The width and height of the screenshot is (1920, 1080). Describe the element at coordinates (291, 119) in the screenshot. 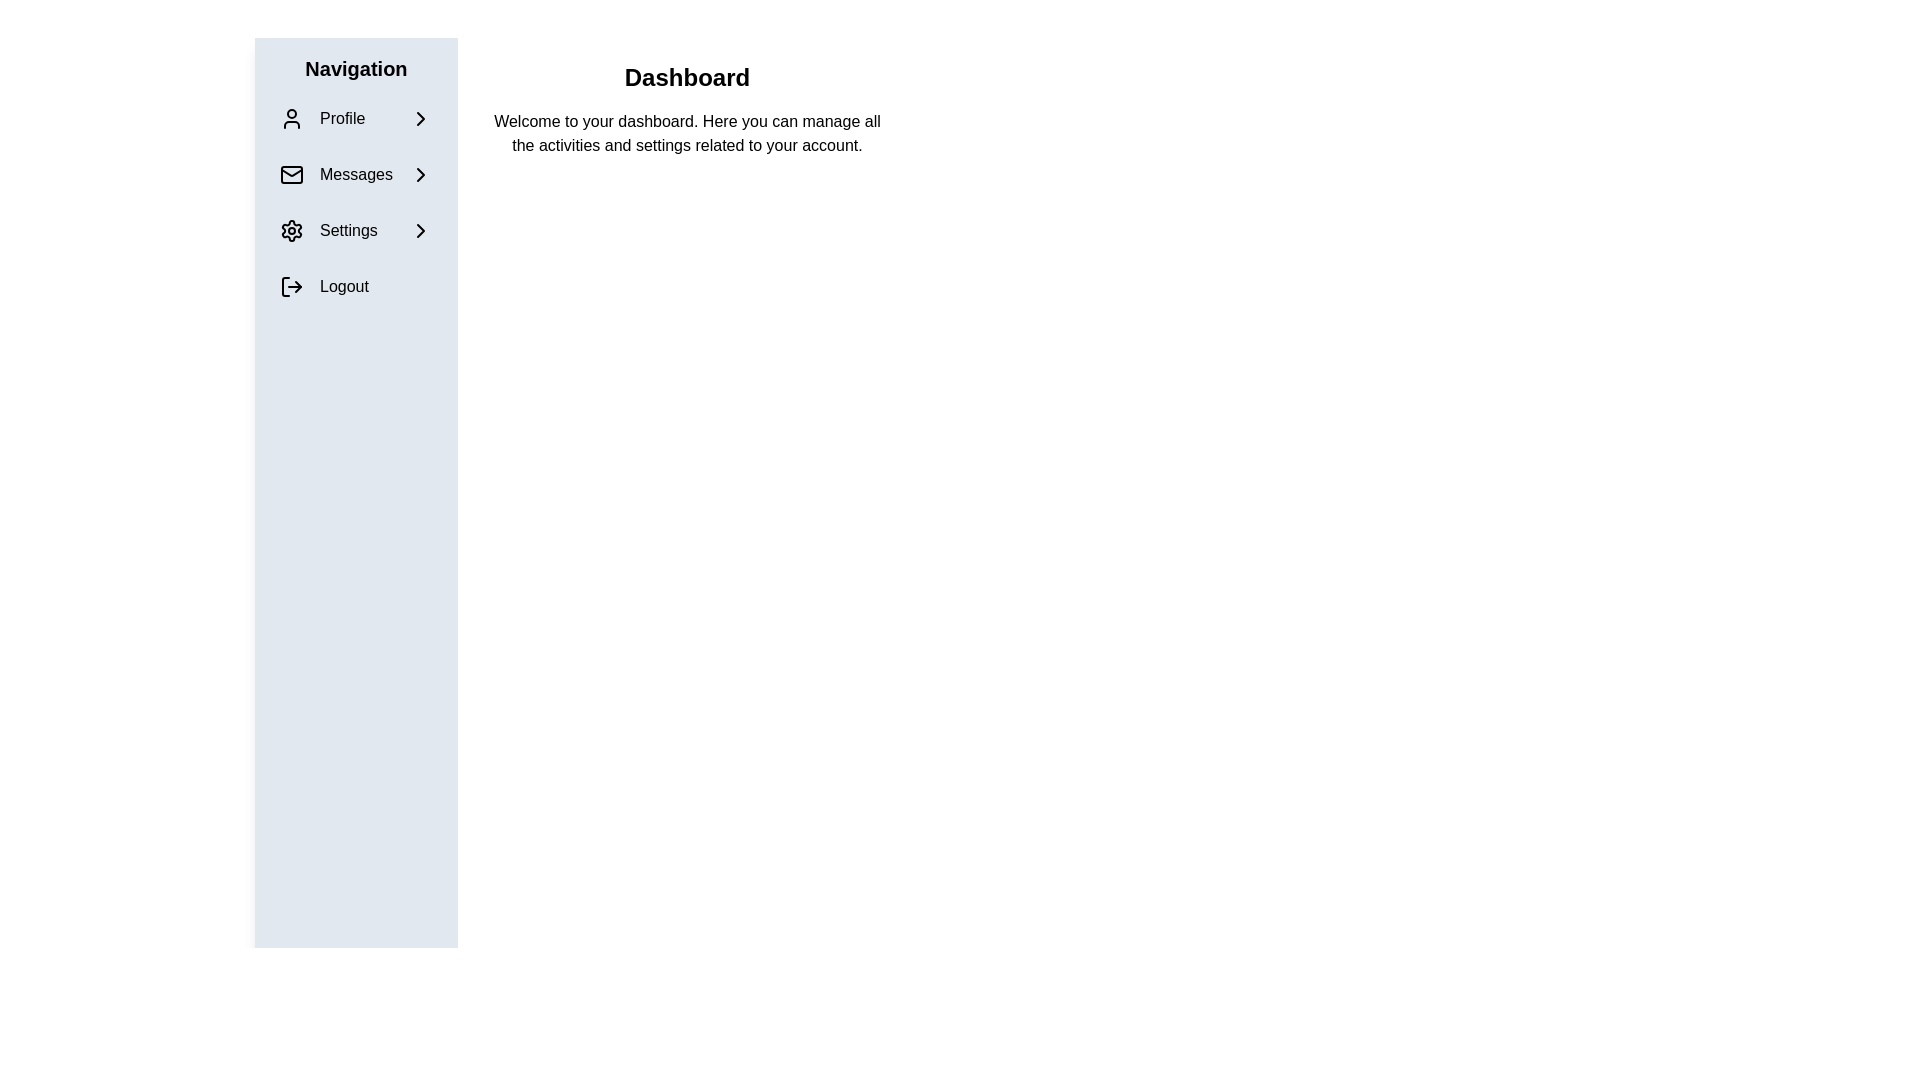

I see `the user icon in the left-hand navigation bar, located at the top under the 'Navigation' heading, which features a simplistic SVG representation of a person and is adjacent to the text 'Profile'` at that location.